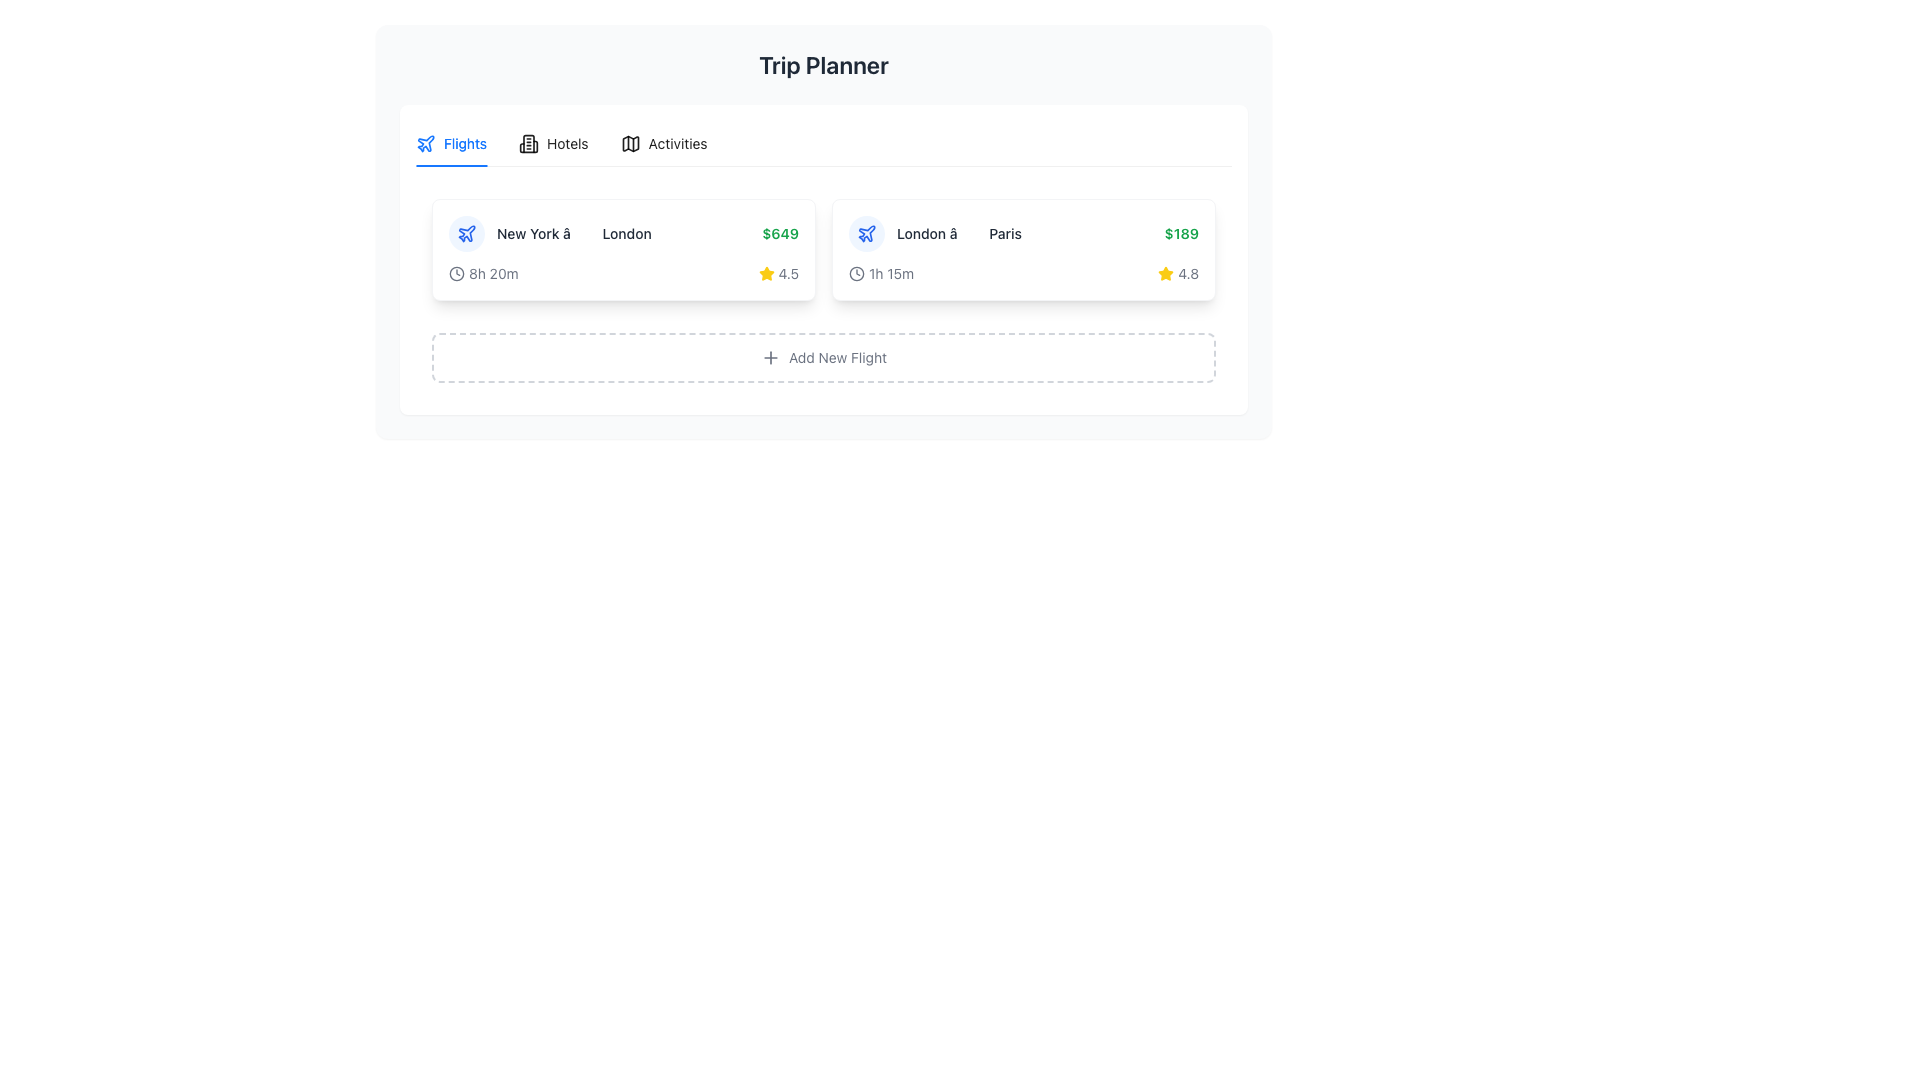  Describe the element at coordinates (765, 273) in the screenshot. I see `the star icon representing a rating of 4.8 located in the lower-right section of the flight details card for the route London to Paris` at that location.